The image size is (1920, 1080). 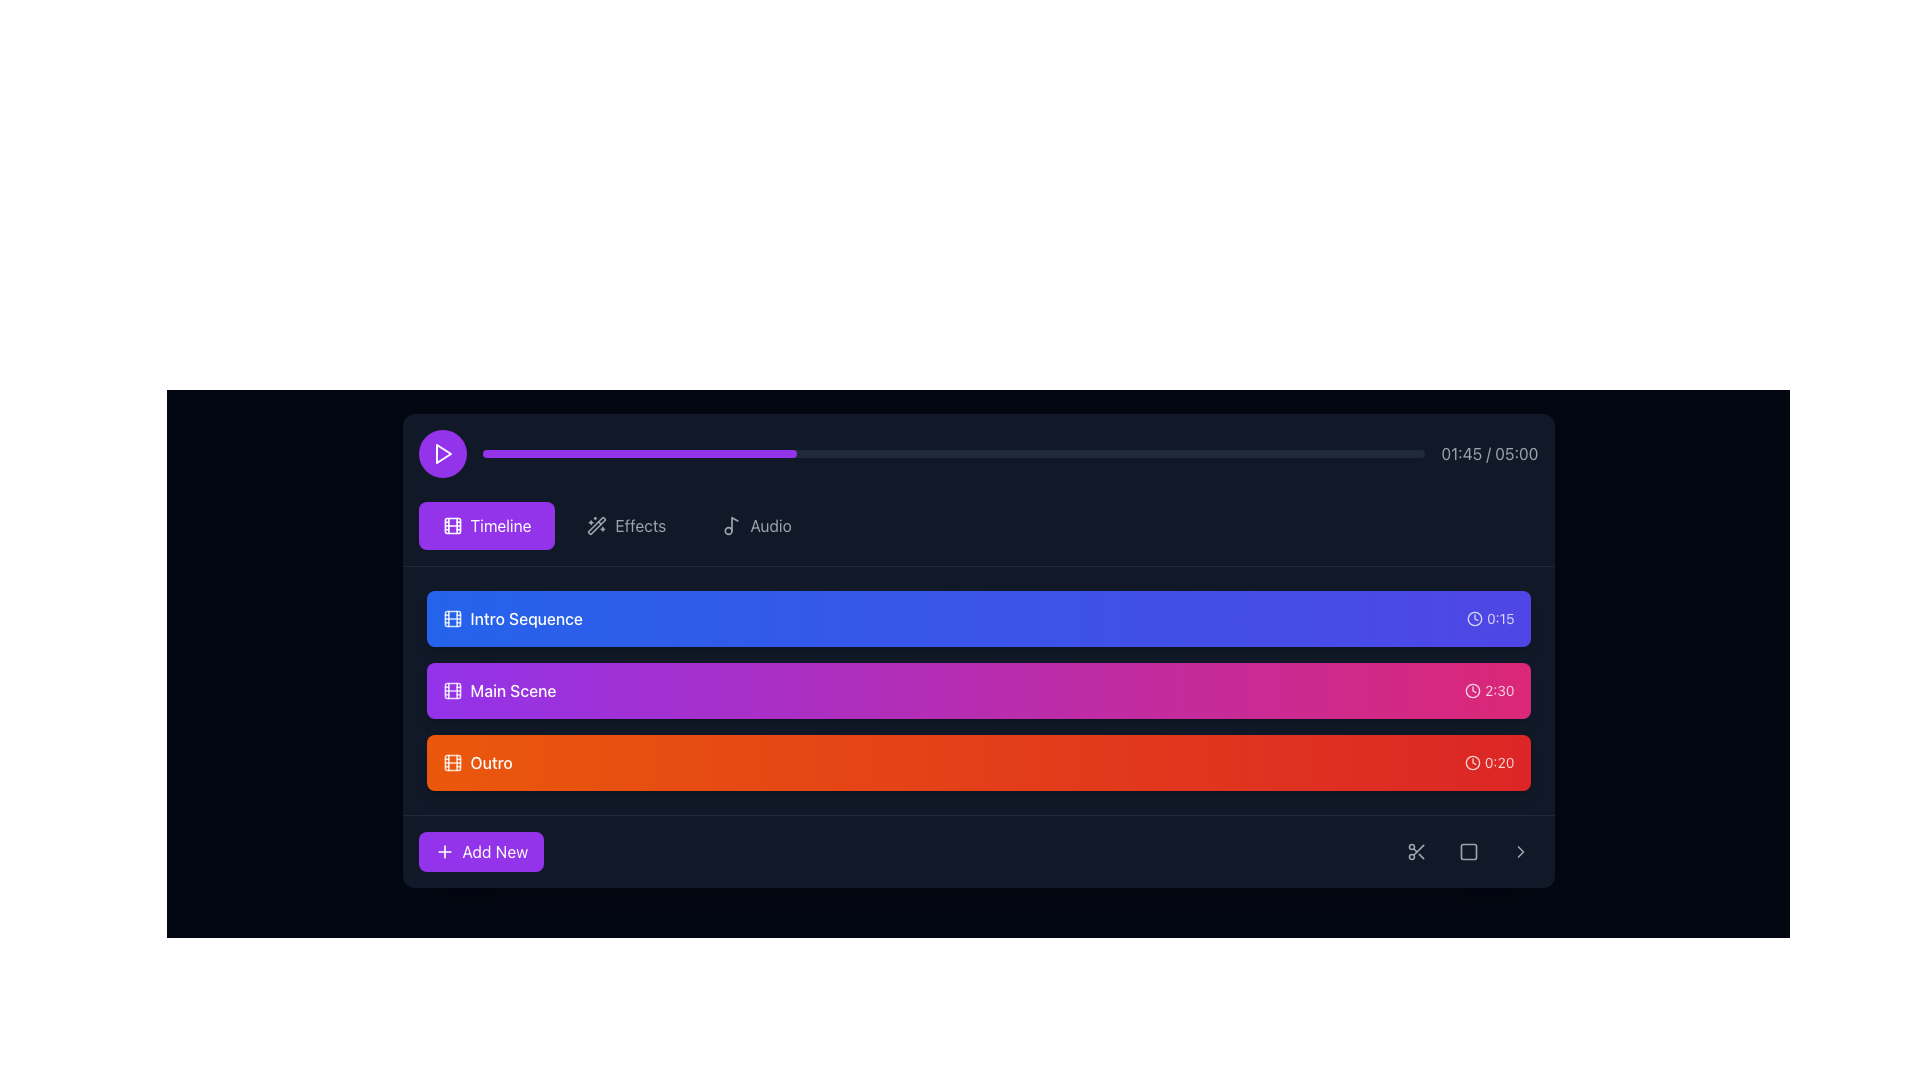 I want to click on the 'Main Scene' button located in the vertical list between 'Intro Sequence' and 'Outro', so click(x=499, y=689).